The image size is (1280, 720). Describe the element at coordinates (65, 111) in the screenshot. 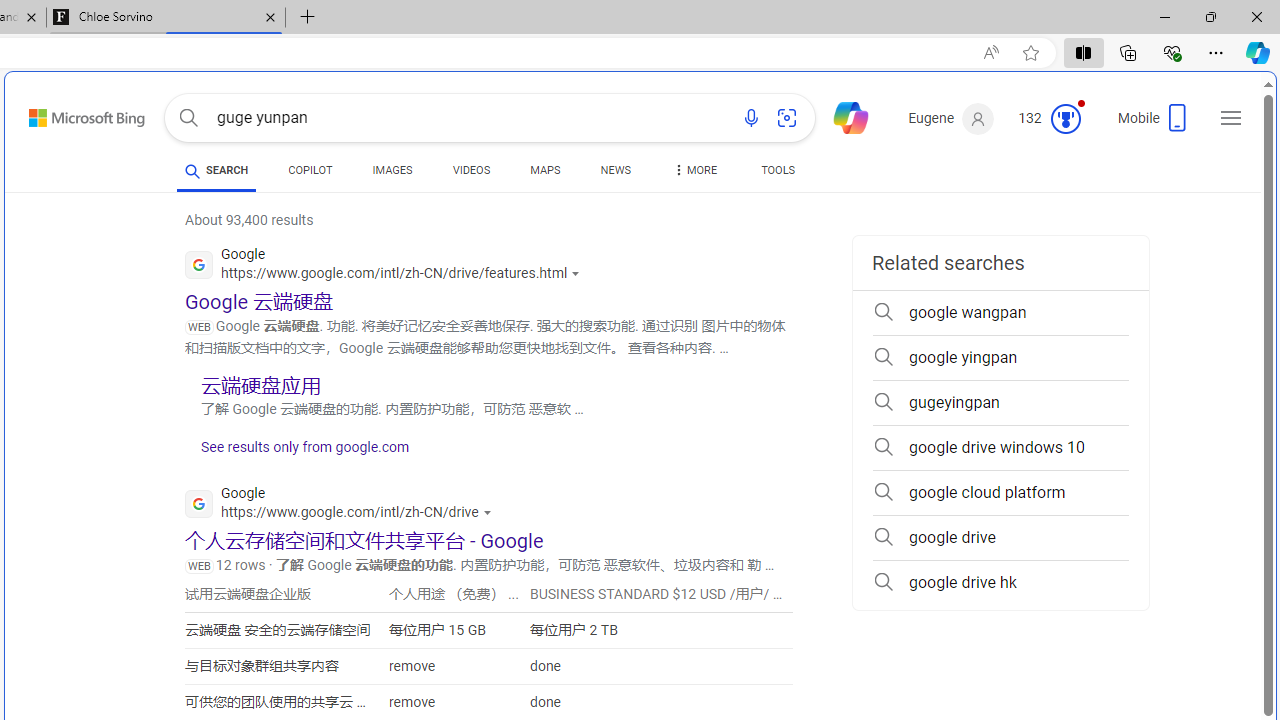

I see `'Skip to content'` at that location.